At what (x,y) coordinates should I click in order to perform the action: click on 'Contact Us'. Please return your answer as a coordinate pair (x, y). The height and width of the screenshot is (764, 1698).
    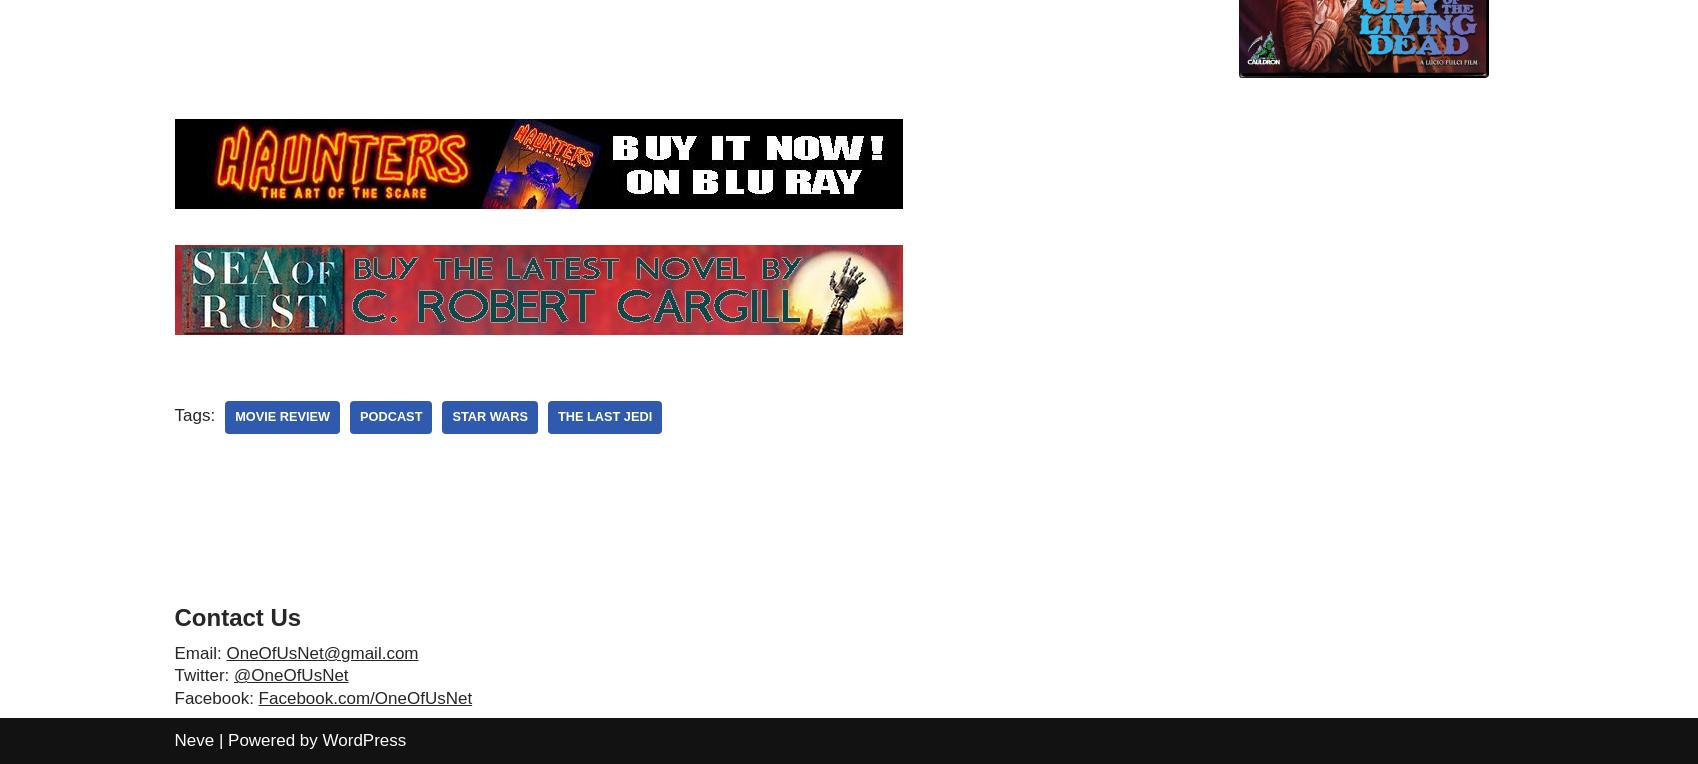
    Looking at the image, I should click on (237, 616).